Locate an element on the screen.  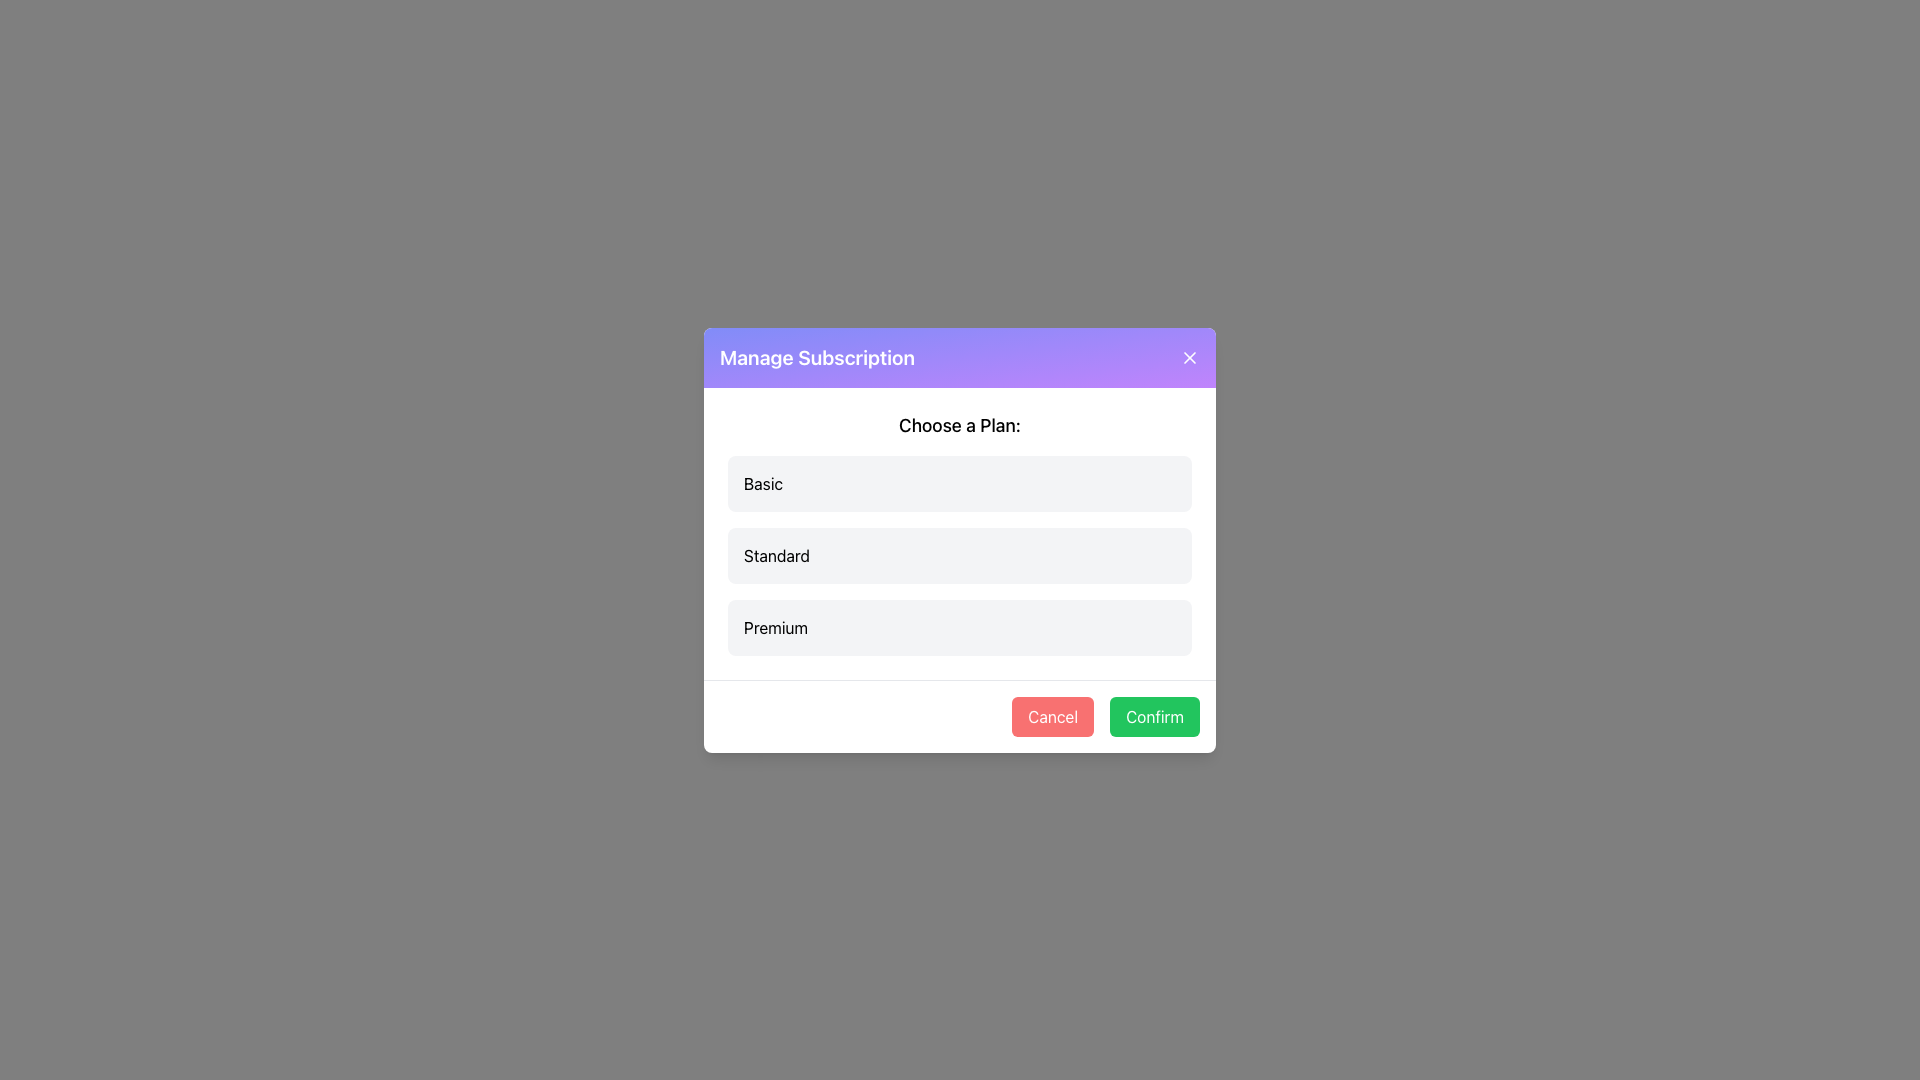
the 'Cancel' button located in the bottom-right section of the dialog box is located at coordinates (1052, 715).